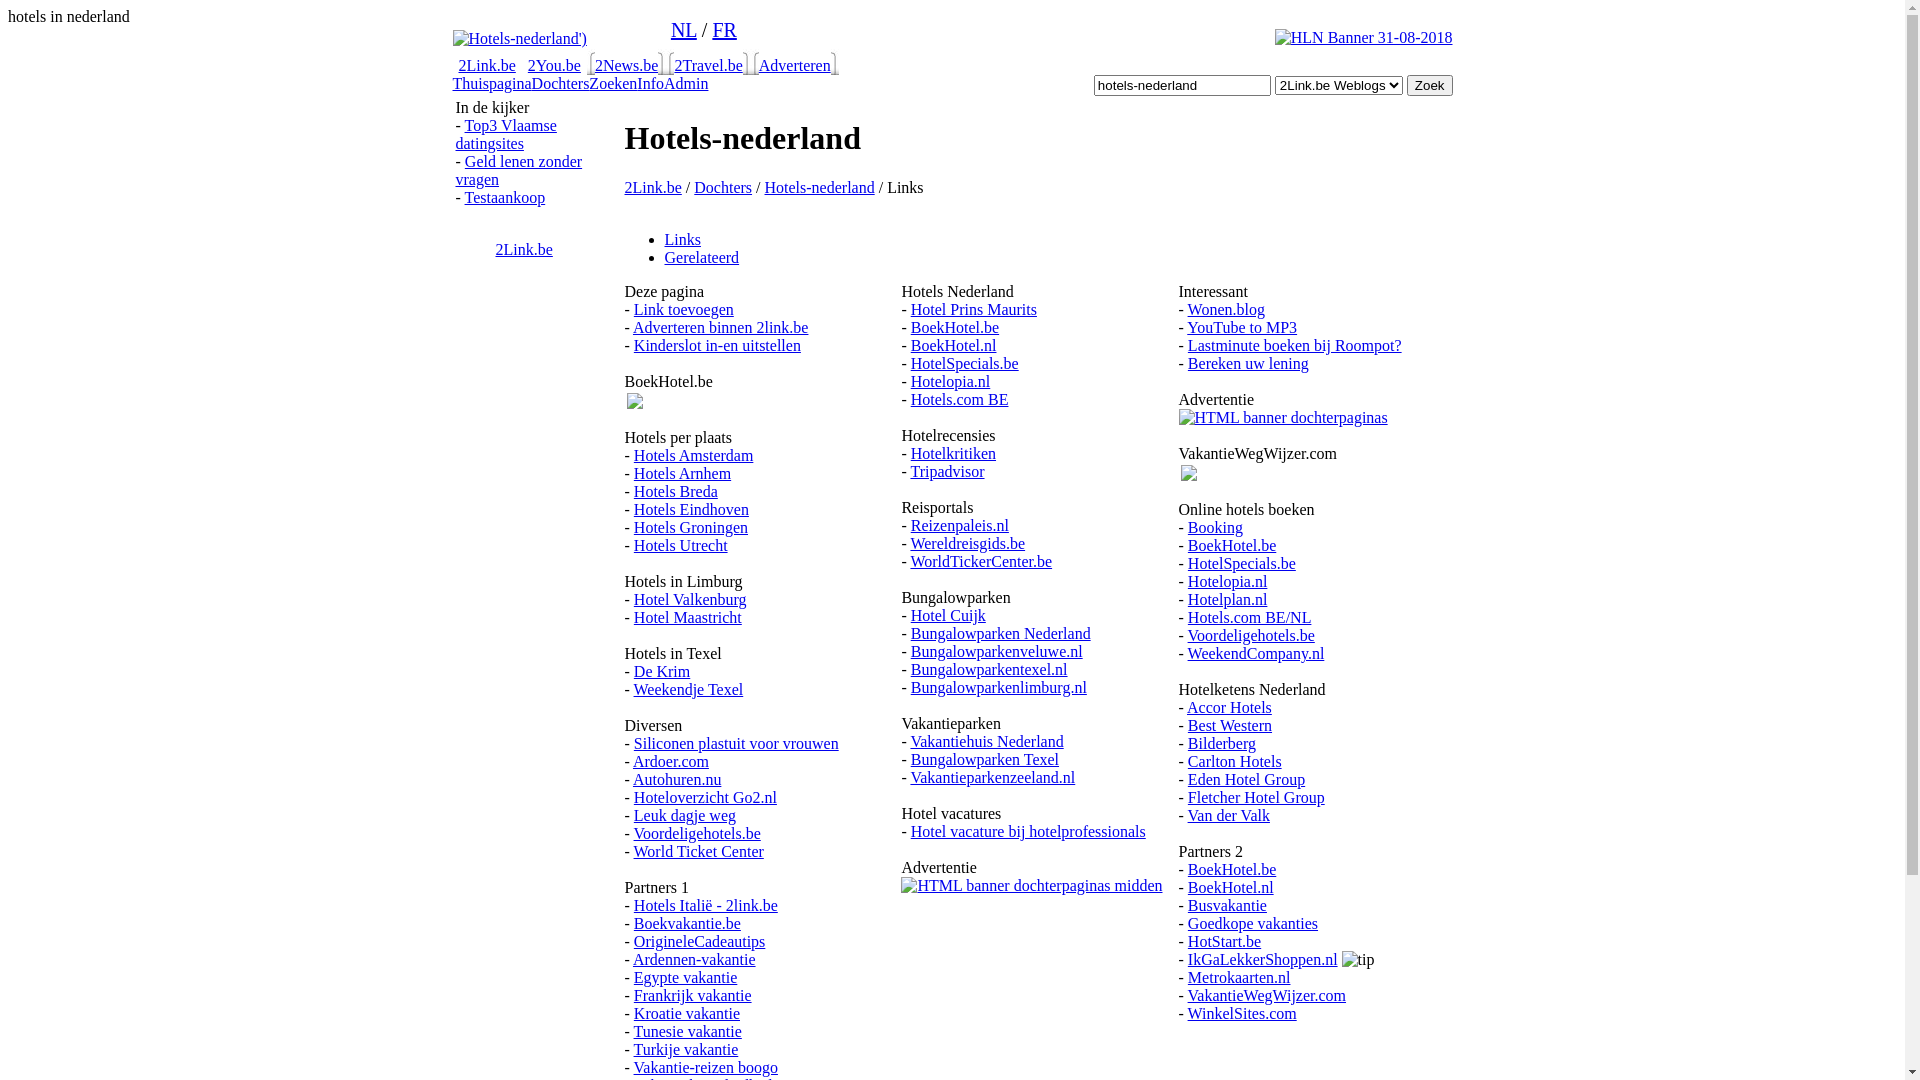  What do you see at coordinates (554, 64) in the screenshot?
I see `'2You.be'` at bounding box center [554, 64].